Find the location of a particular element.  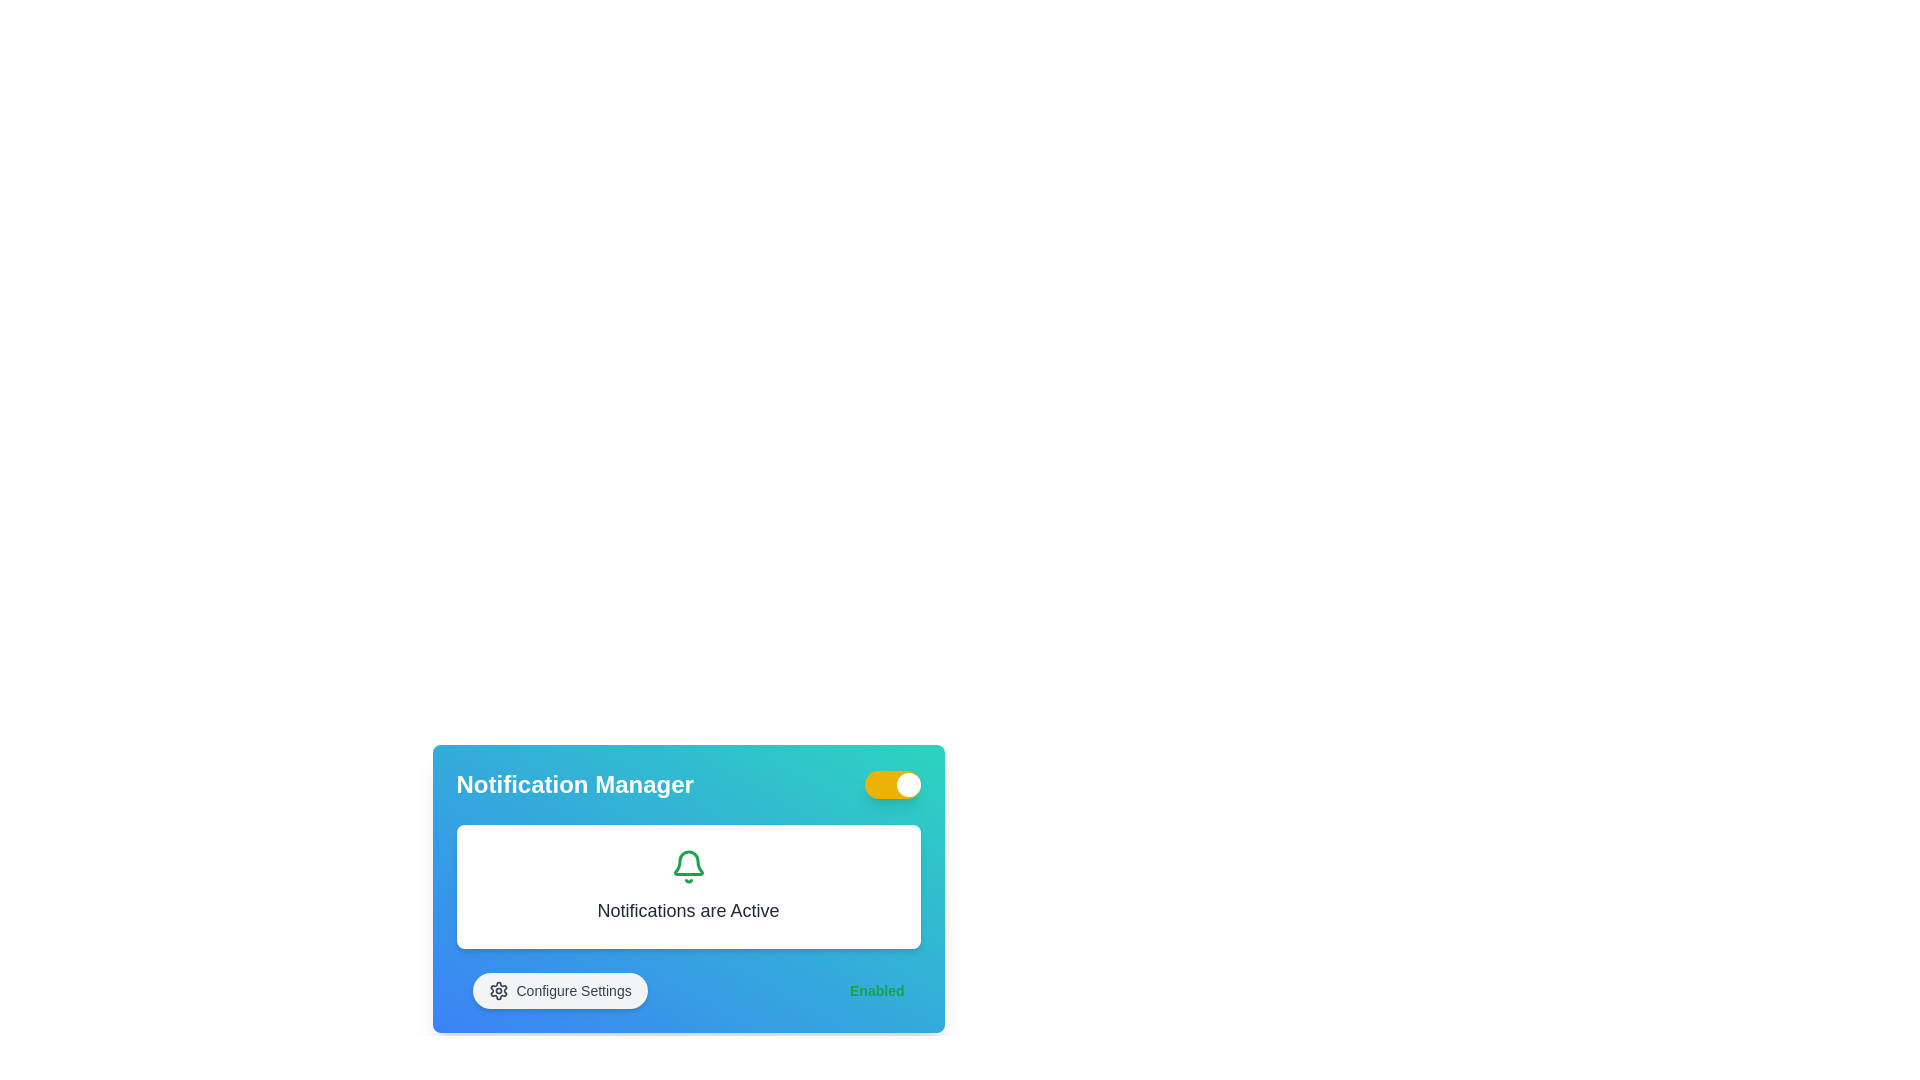

the 'Configure Settings' text label within the button, which is styled in medium gray and positioned adjacent to a gear icon in the Notification Manager card is located at coordinates (573, 991).